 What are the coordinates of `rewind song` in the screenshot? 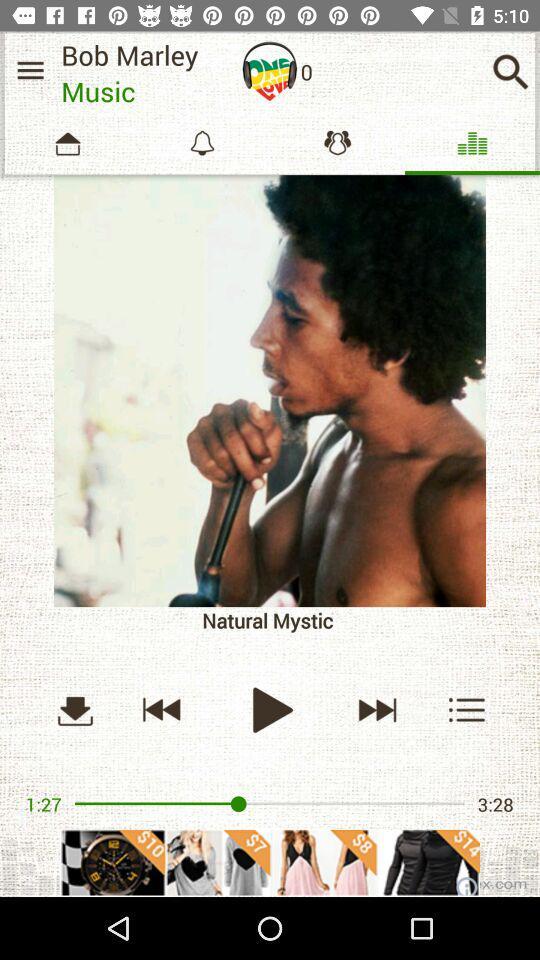 It's located at (161, 709).